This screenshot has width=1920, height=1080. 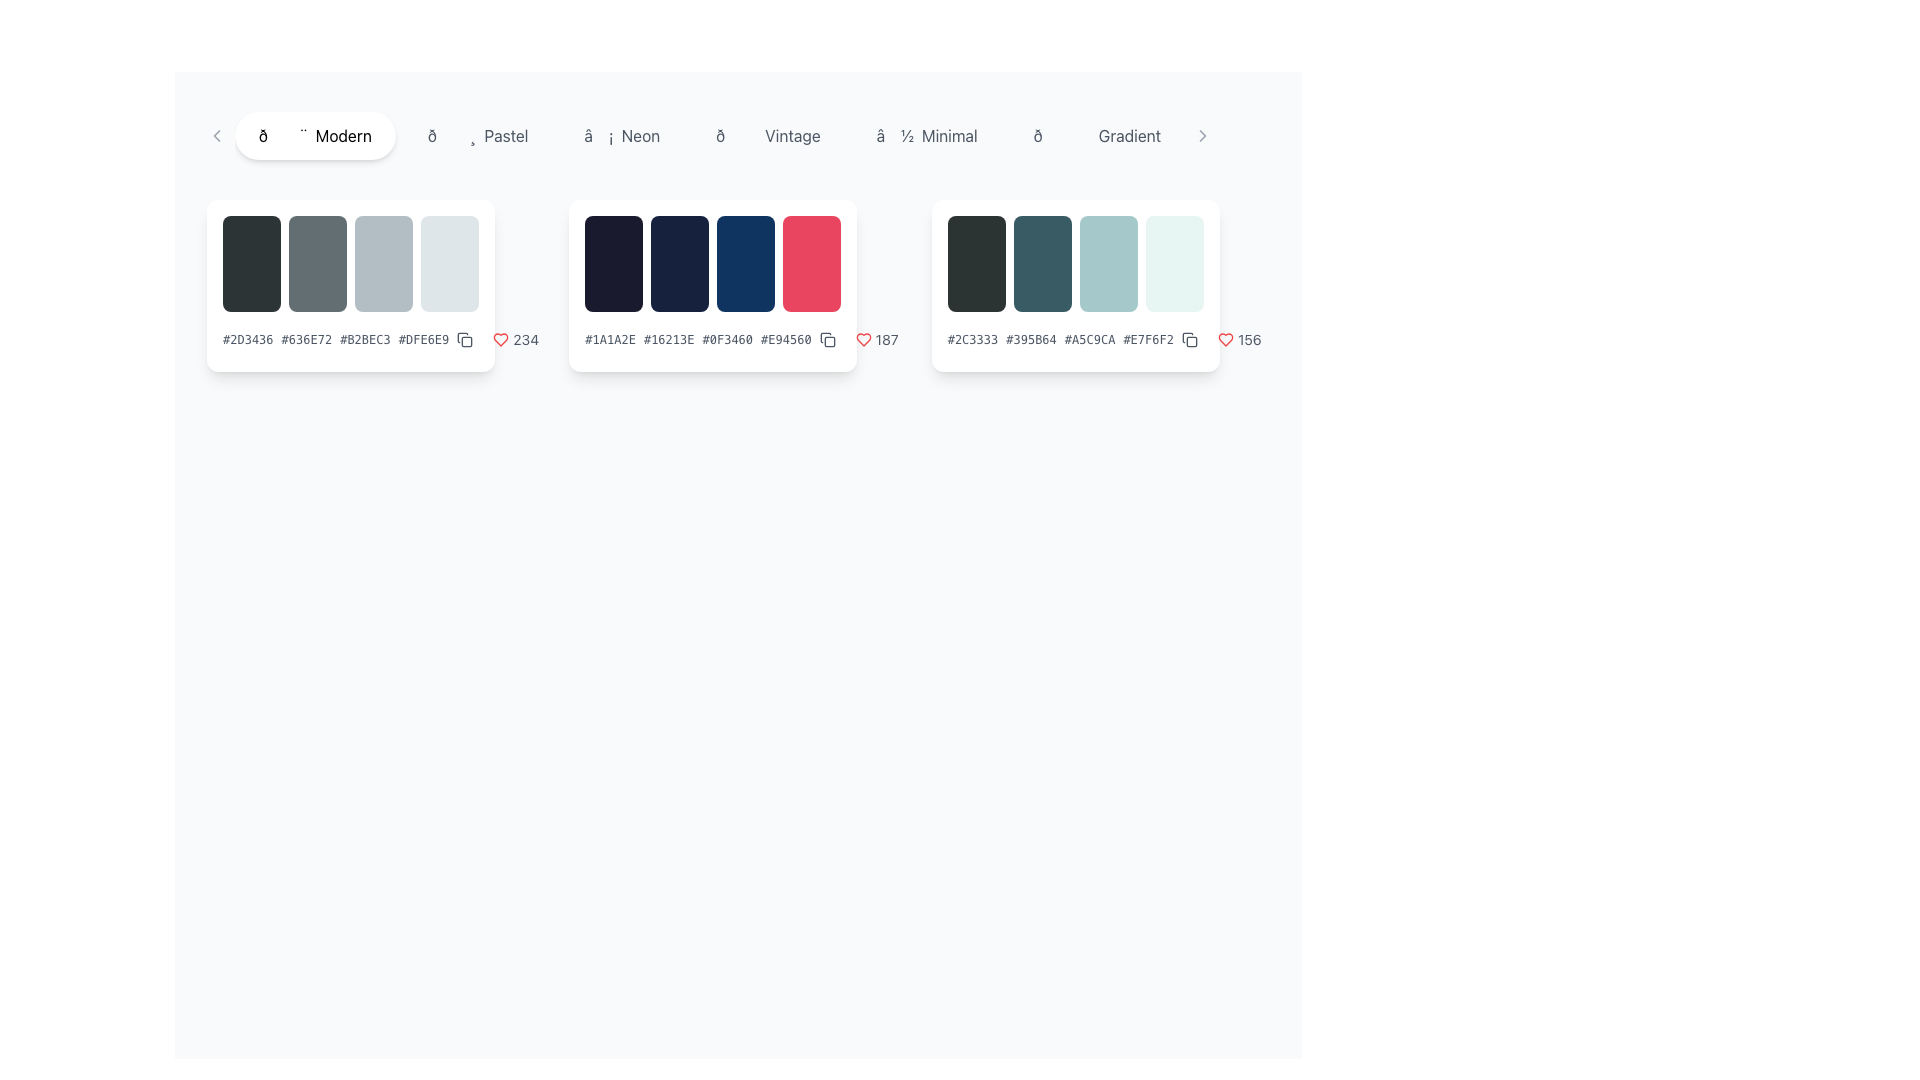 What do you see at coordinates (1174, 262) in the screenshot?
I see `the light teal color swatch block with rounded corners` at bounding box center [1174, 262].